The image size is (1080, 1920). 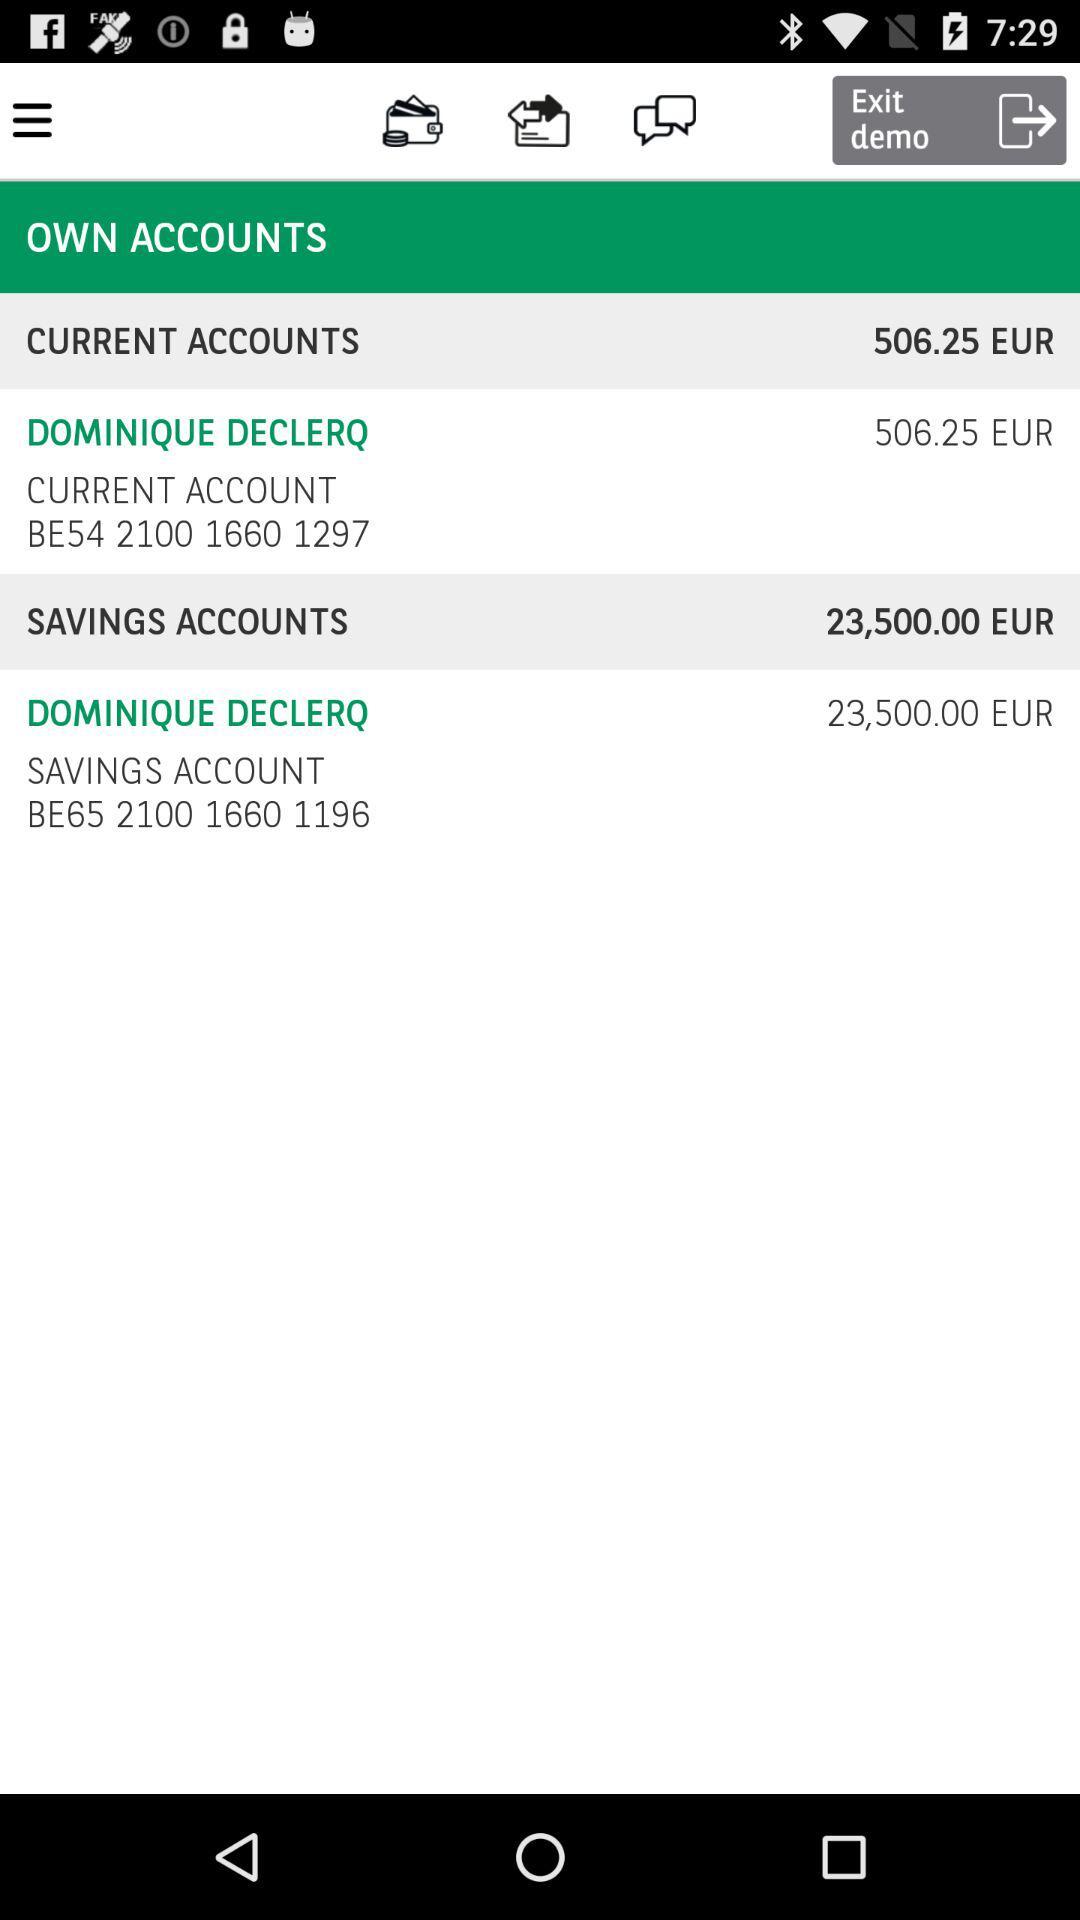 What do you see at coordinates (203, 533) in the screenshot?
I see `the be54 2100 1660 icon` at bounding box center [203, 533].